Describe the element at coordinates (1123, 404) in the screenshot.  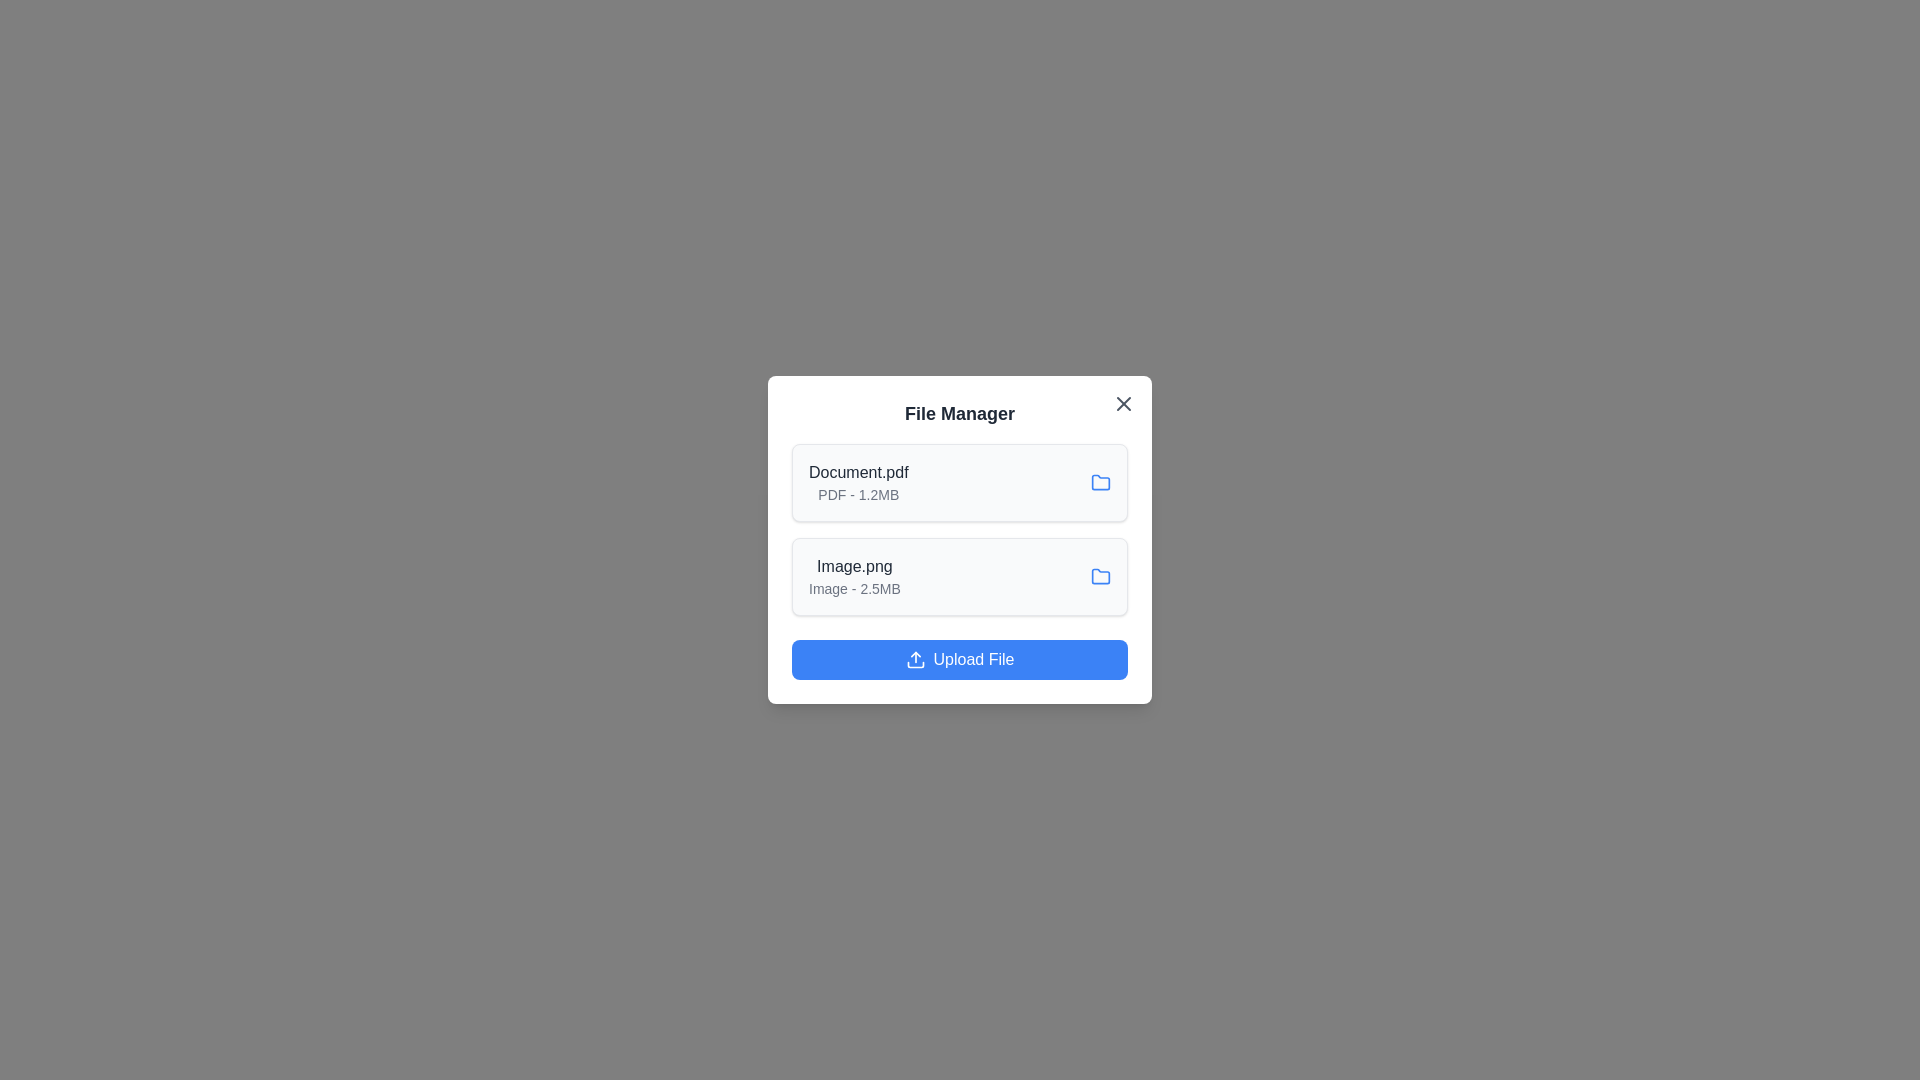
I see `close button at the top-right corner of the File Manager Dialog` at that location.